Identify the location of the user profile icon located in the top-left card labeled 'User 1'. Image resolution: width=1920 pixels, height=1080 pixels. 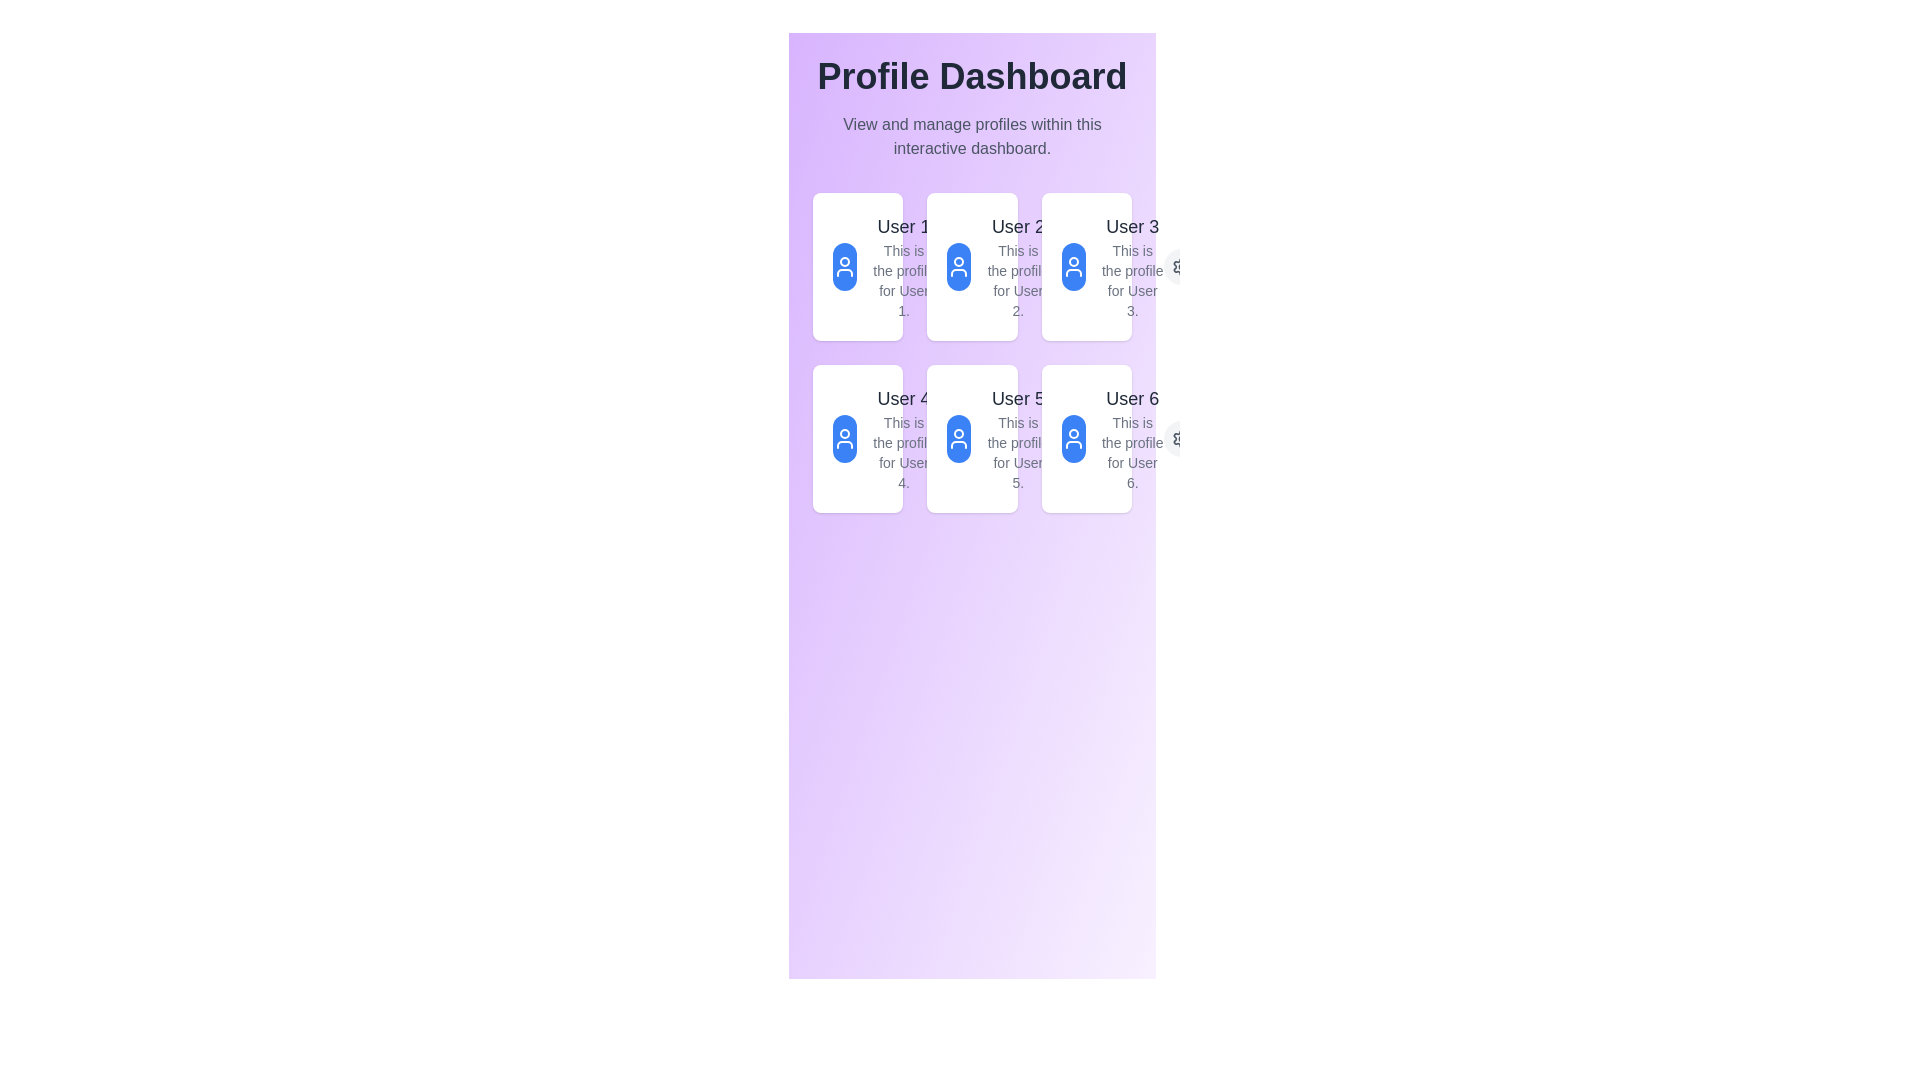
(858, 265).